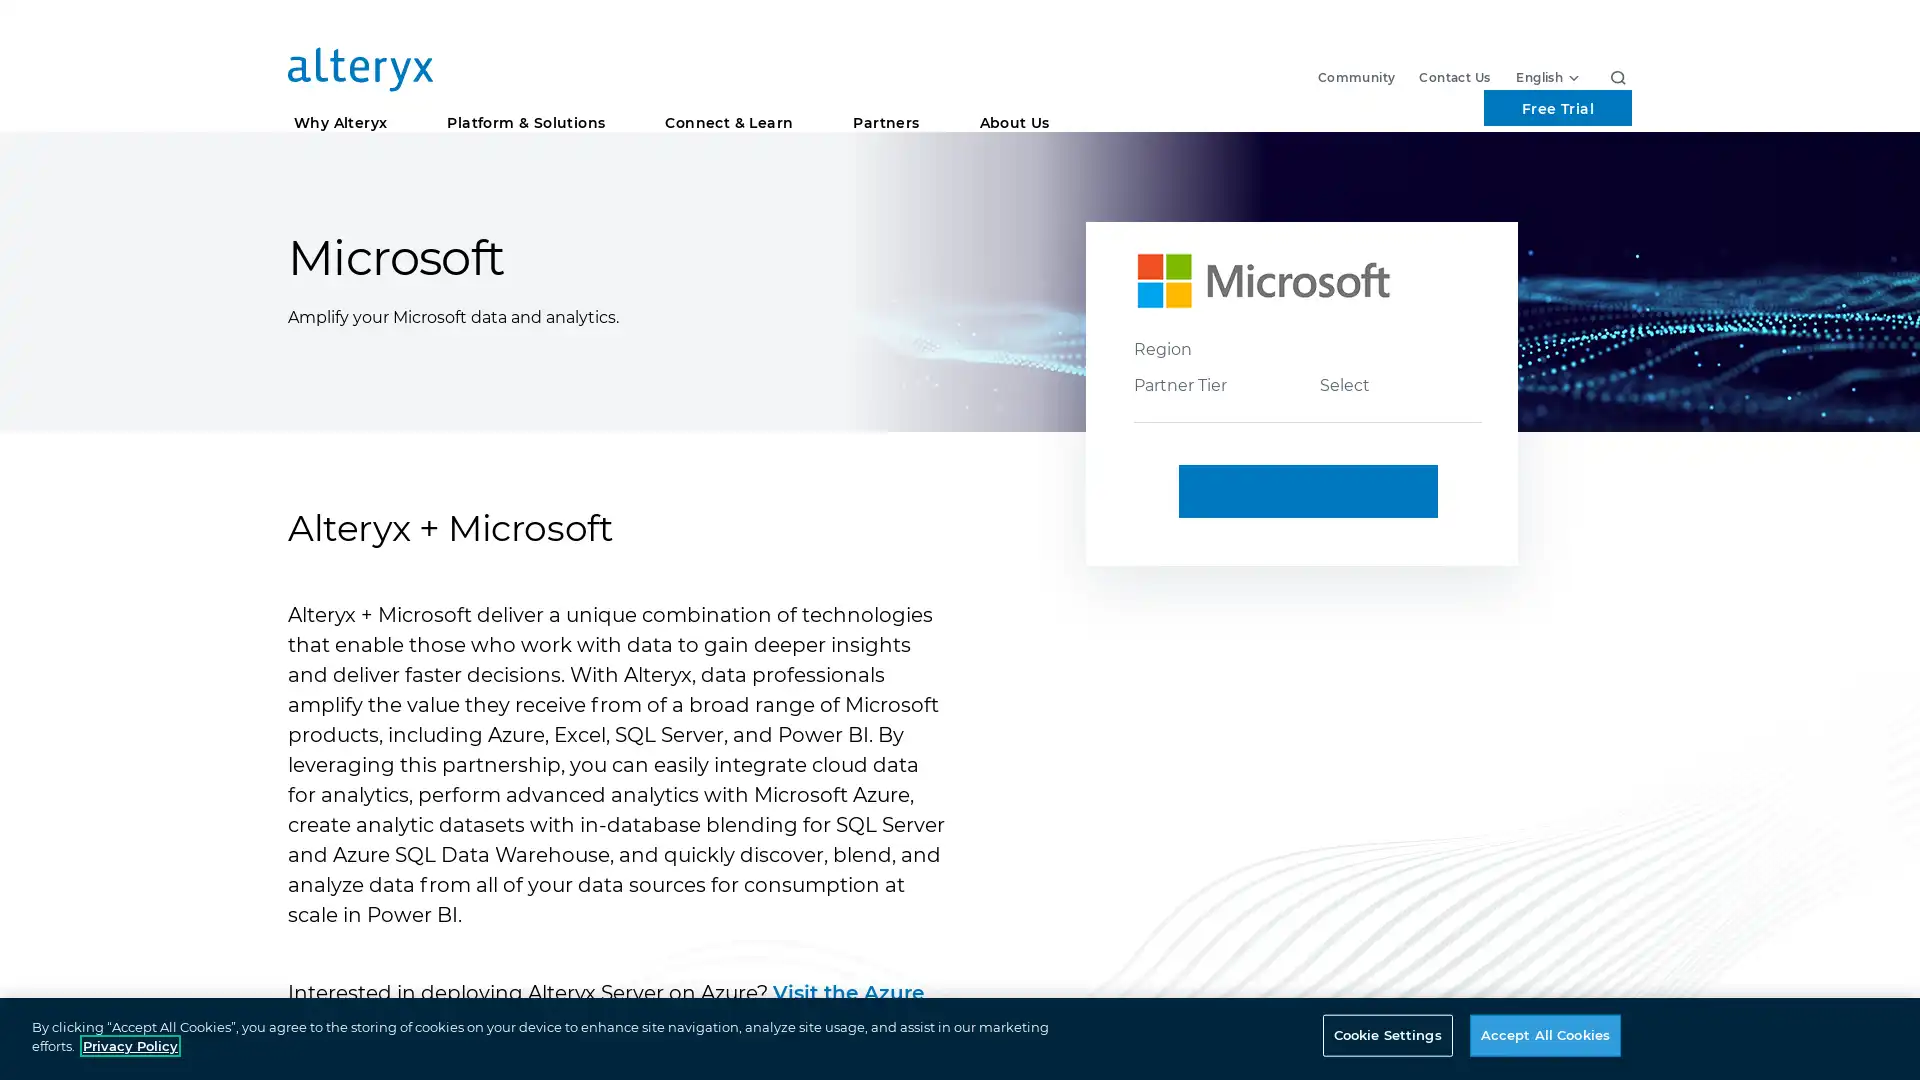 This screenshot has width=1920, height=1080. Describe the element at coordinates (526, 100) in the screenshot. I see `Platform & Solutions, menu` at that location.